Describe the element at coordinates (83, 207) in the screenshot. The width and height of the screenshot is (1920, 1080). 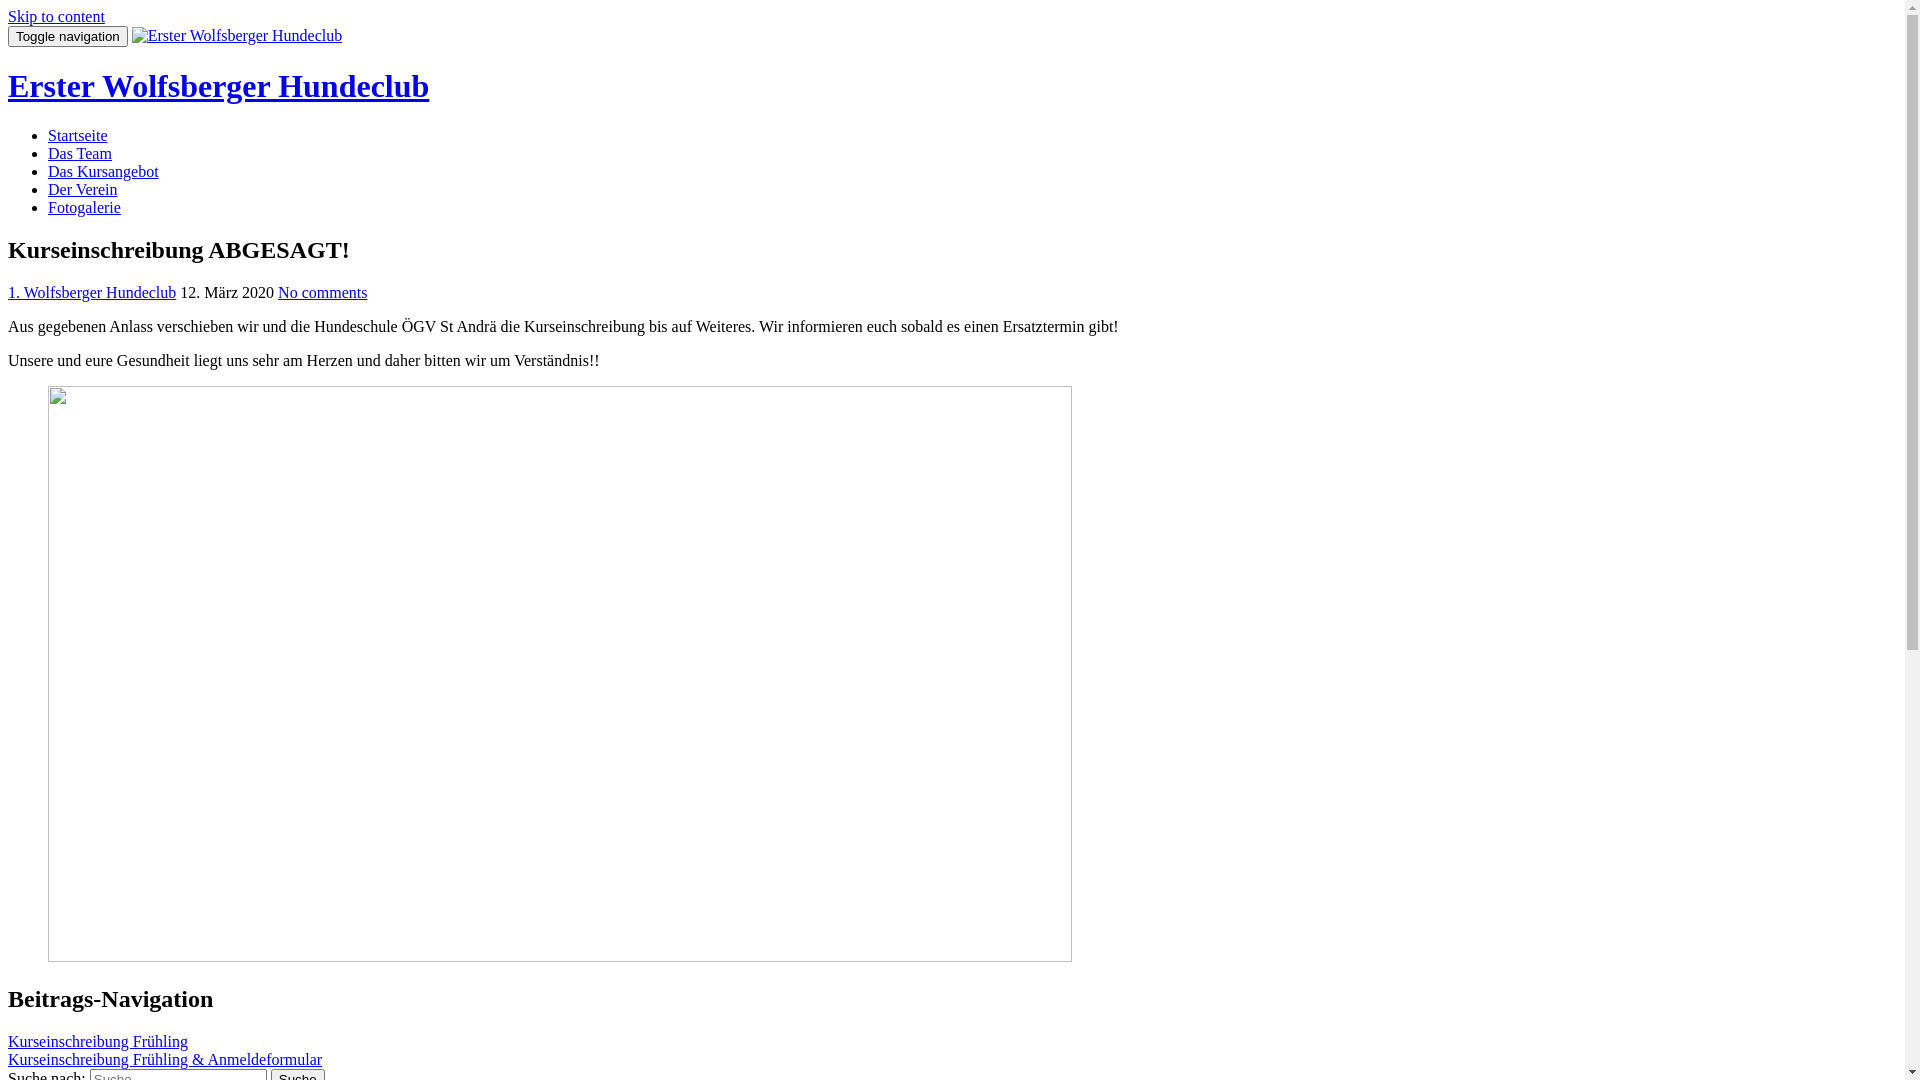
I see `'Fotogalerie'` at that location.